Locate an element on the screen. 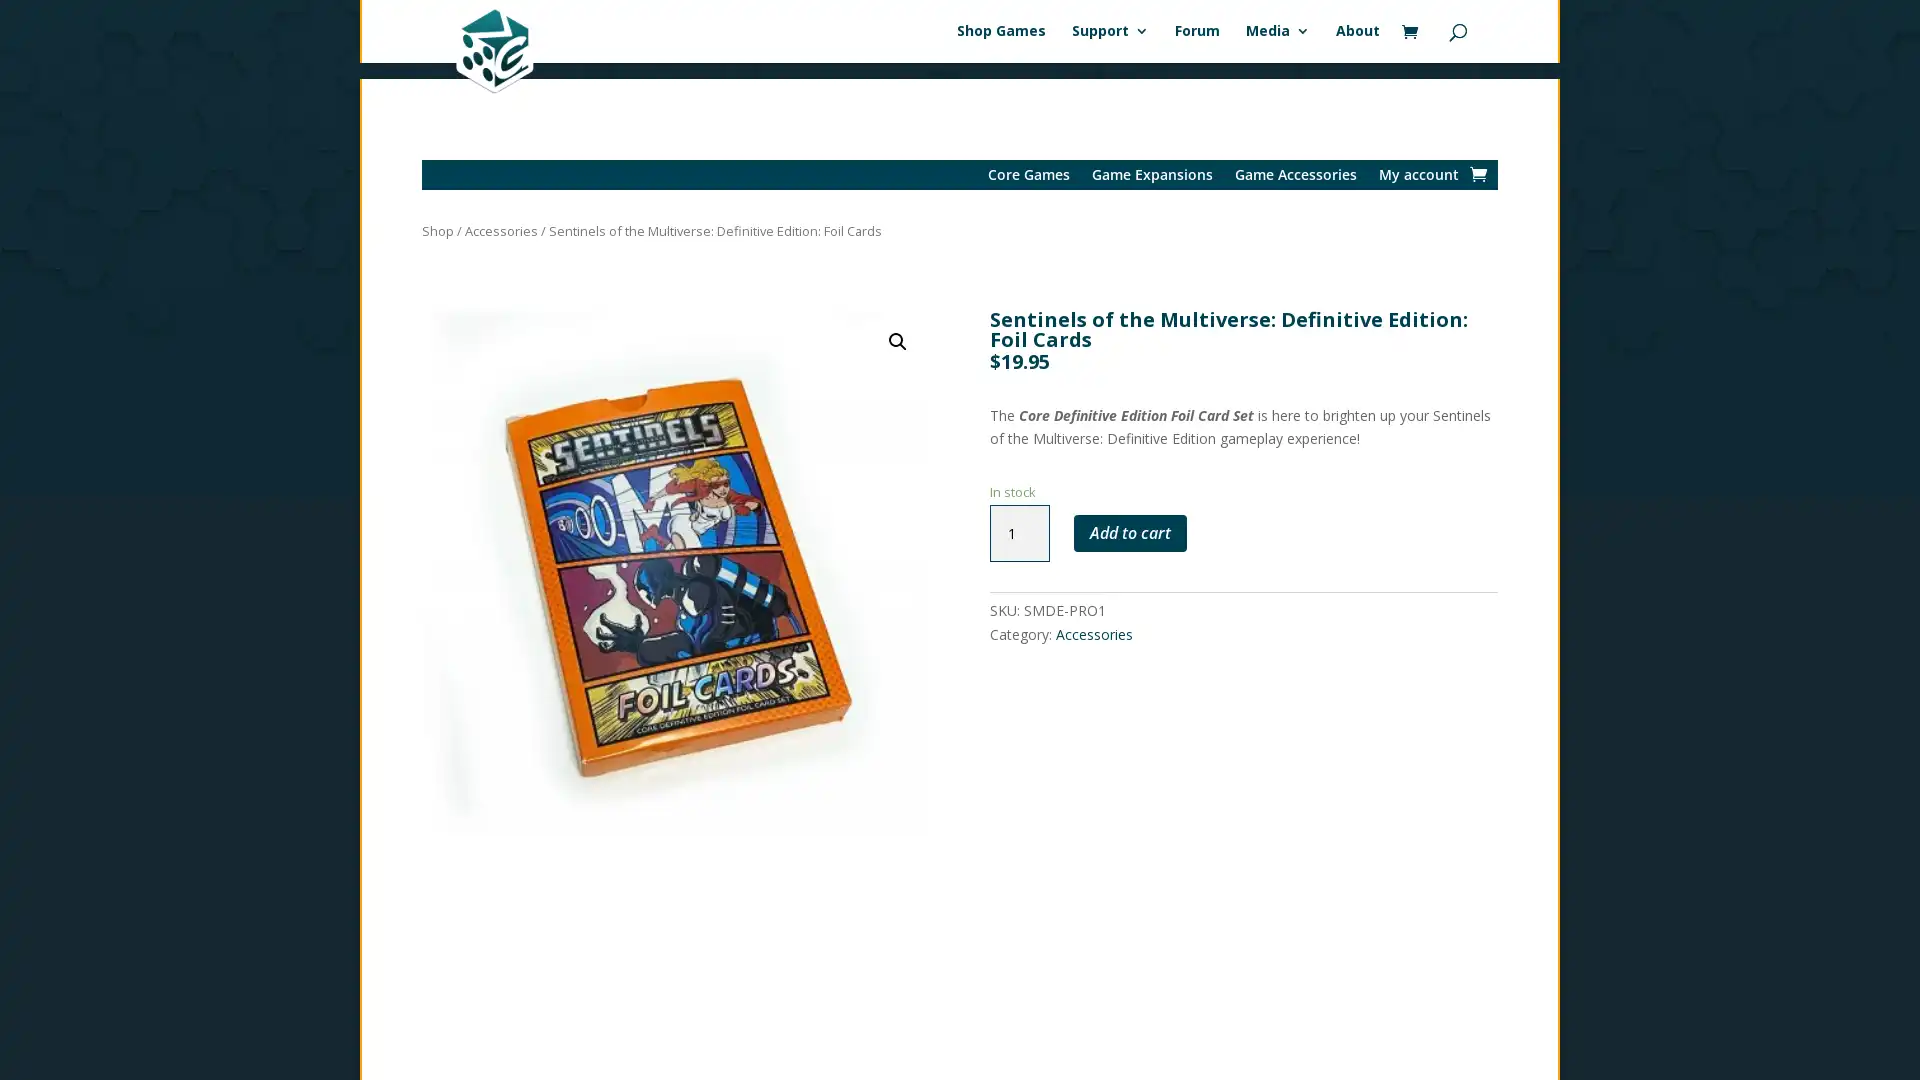 This screenshot has height=1080, width=1920. Add to cart is located at coordinates (1129, 515).